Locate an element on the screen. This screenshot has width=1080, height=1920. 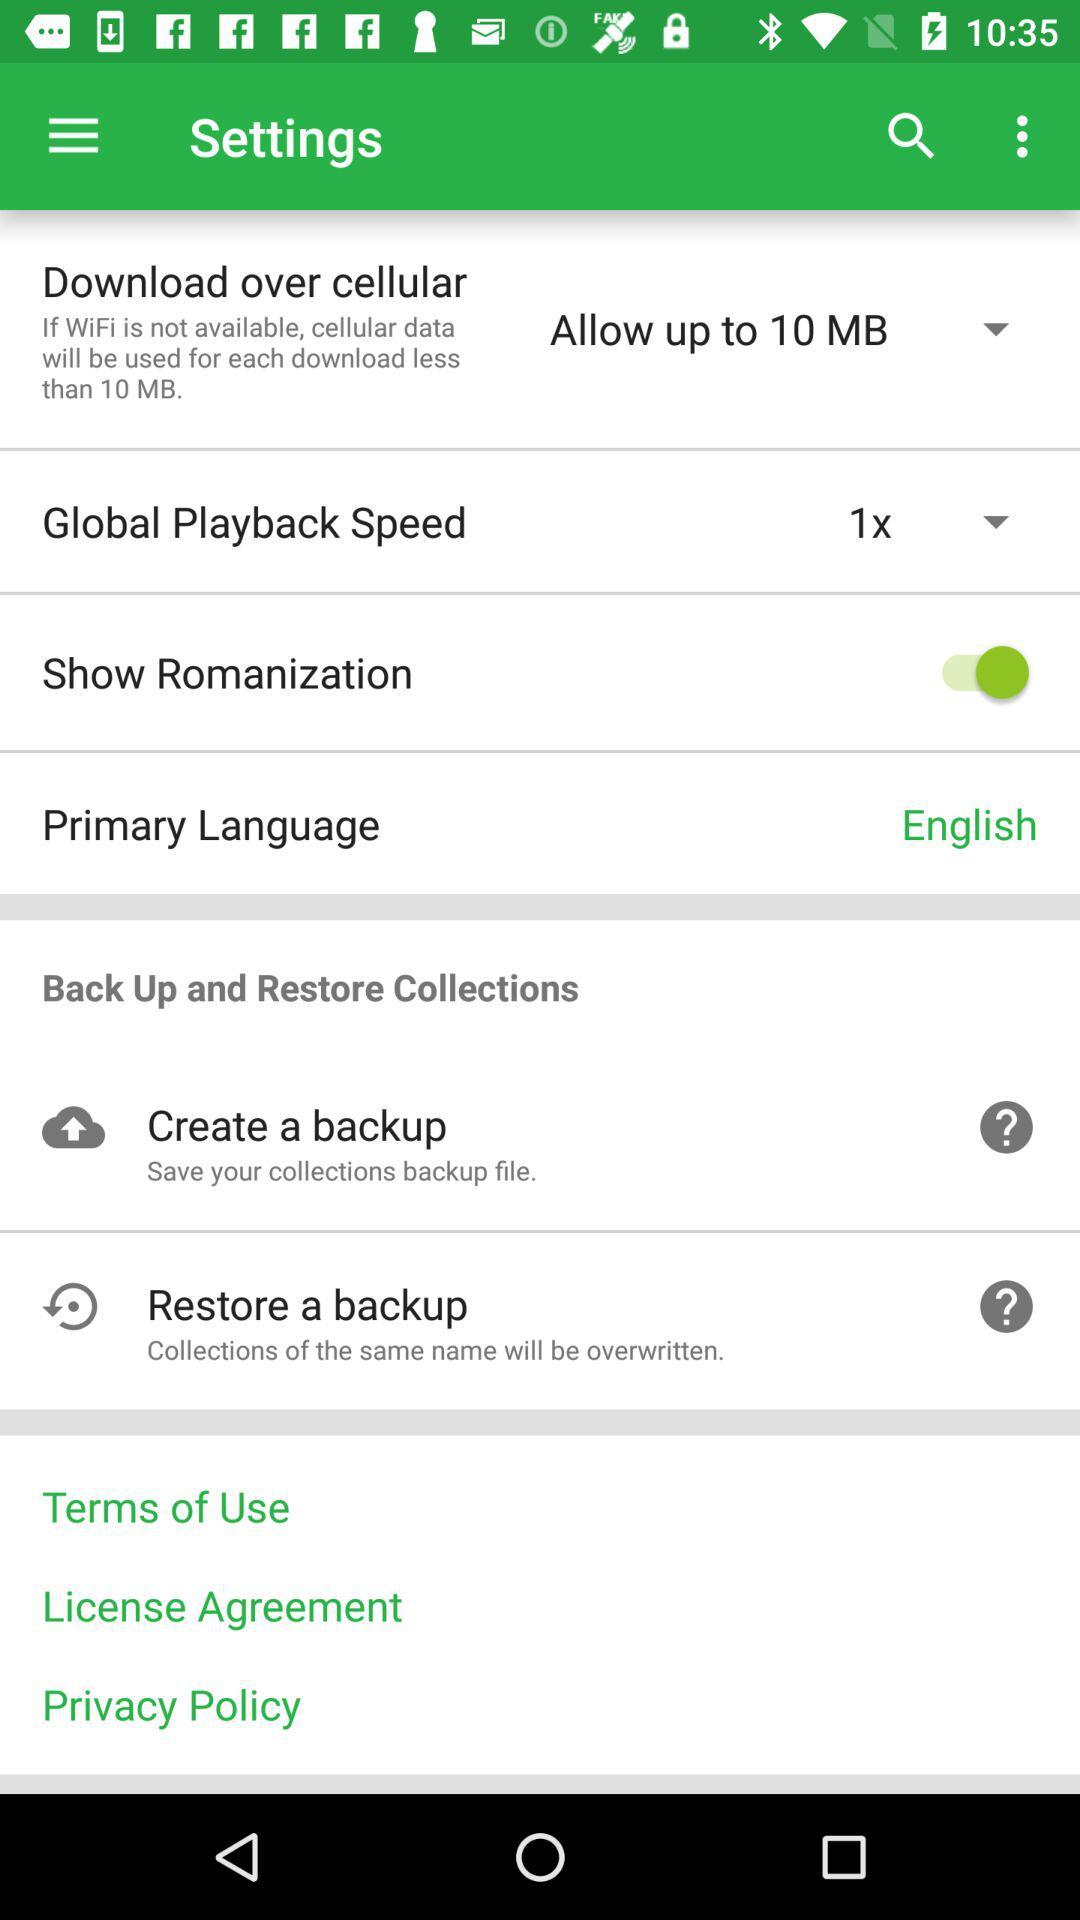
the help icon is located at coordinates (1006, 1306).